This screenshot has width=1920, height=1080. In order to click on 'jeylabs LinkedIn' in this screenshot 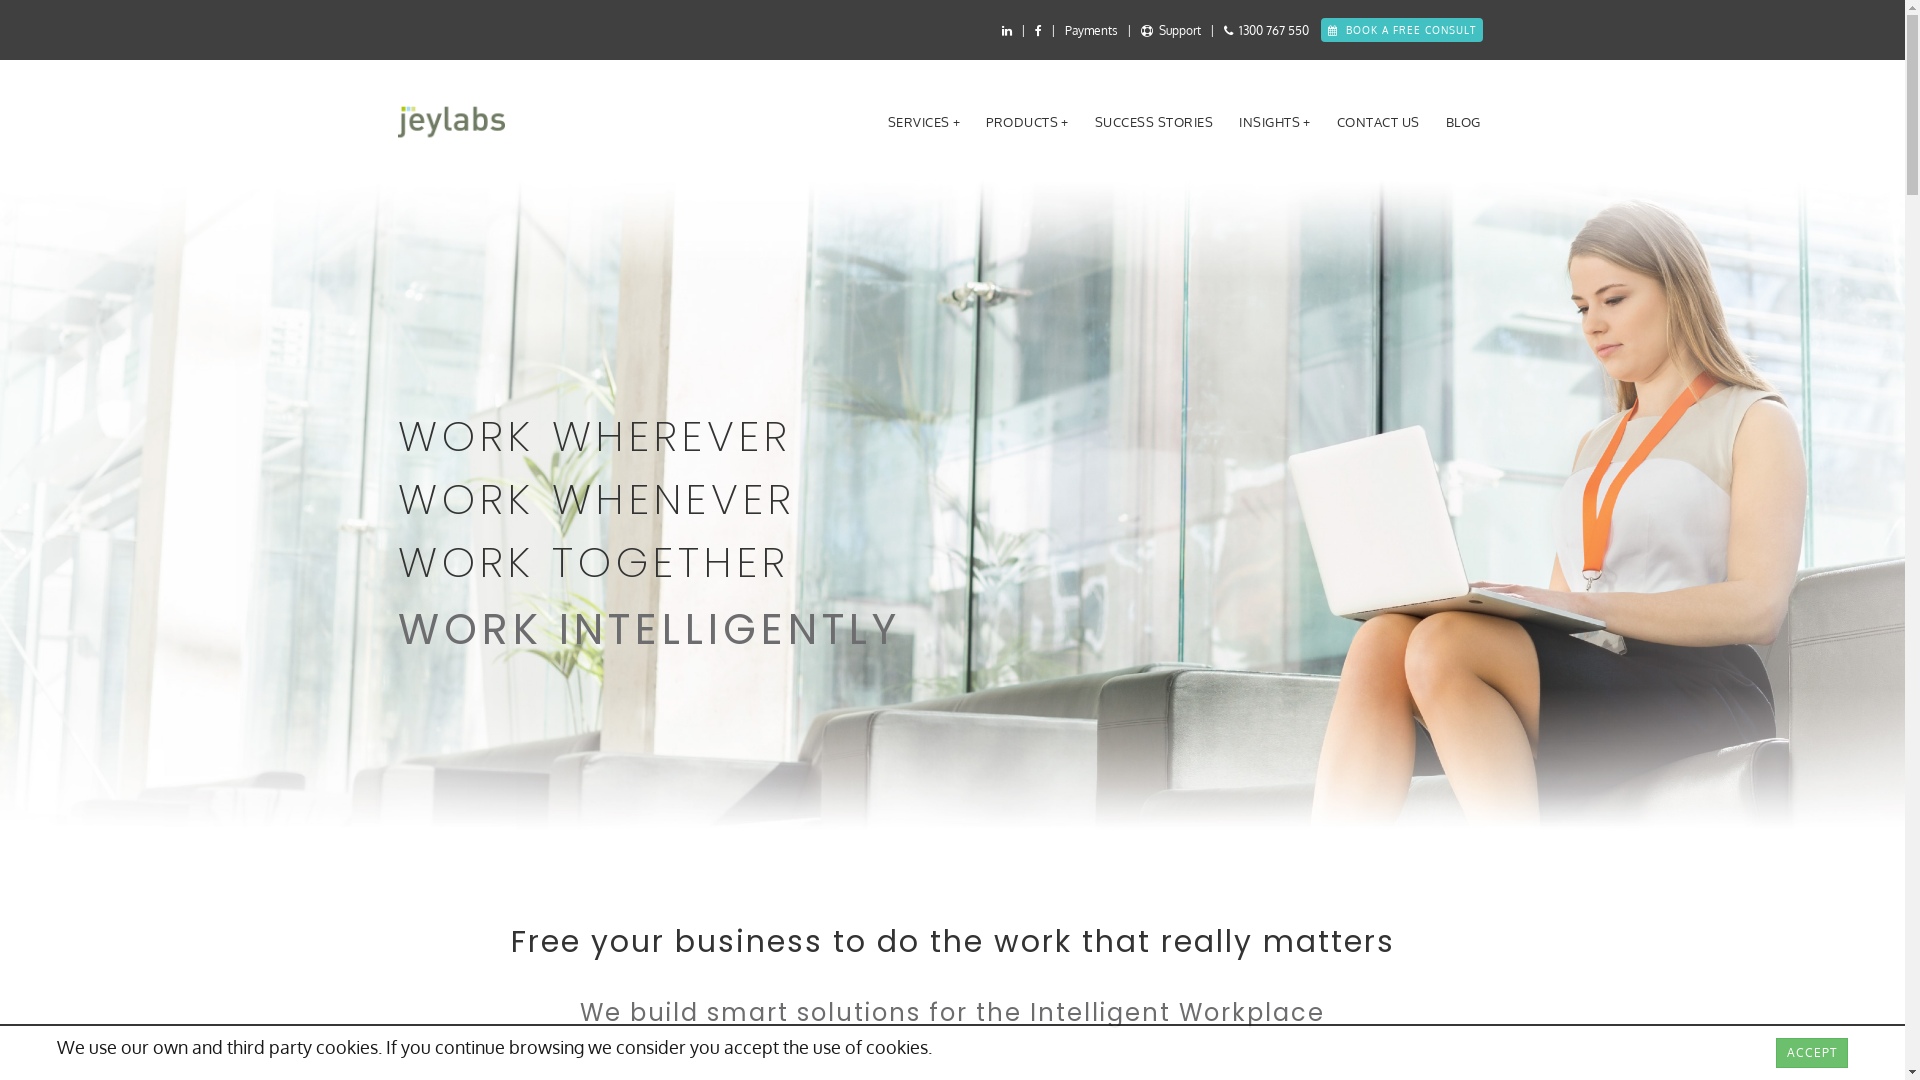, I will do `click(1002, 30)`.